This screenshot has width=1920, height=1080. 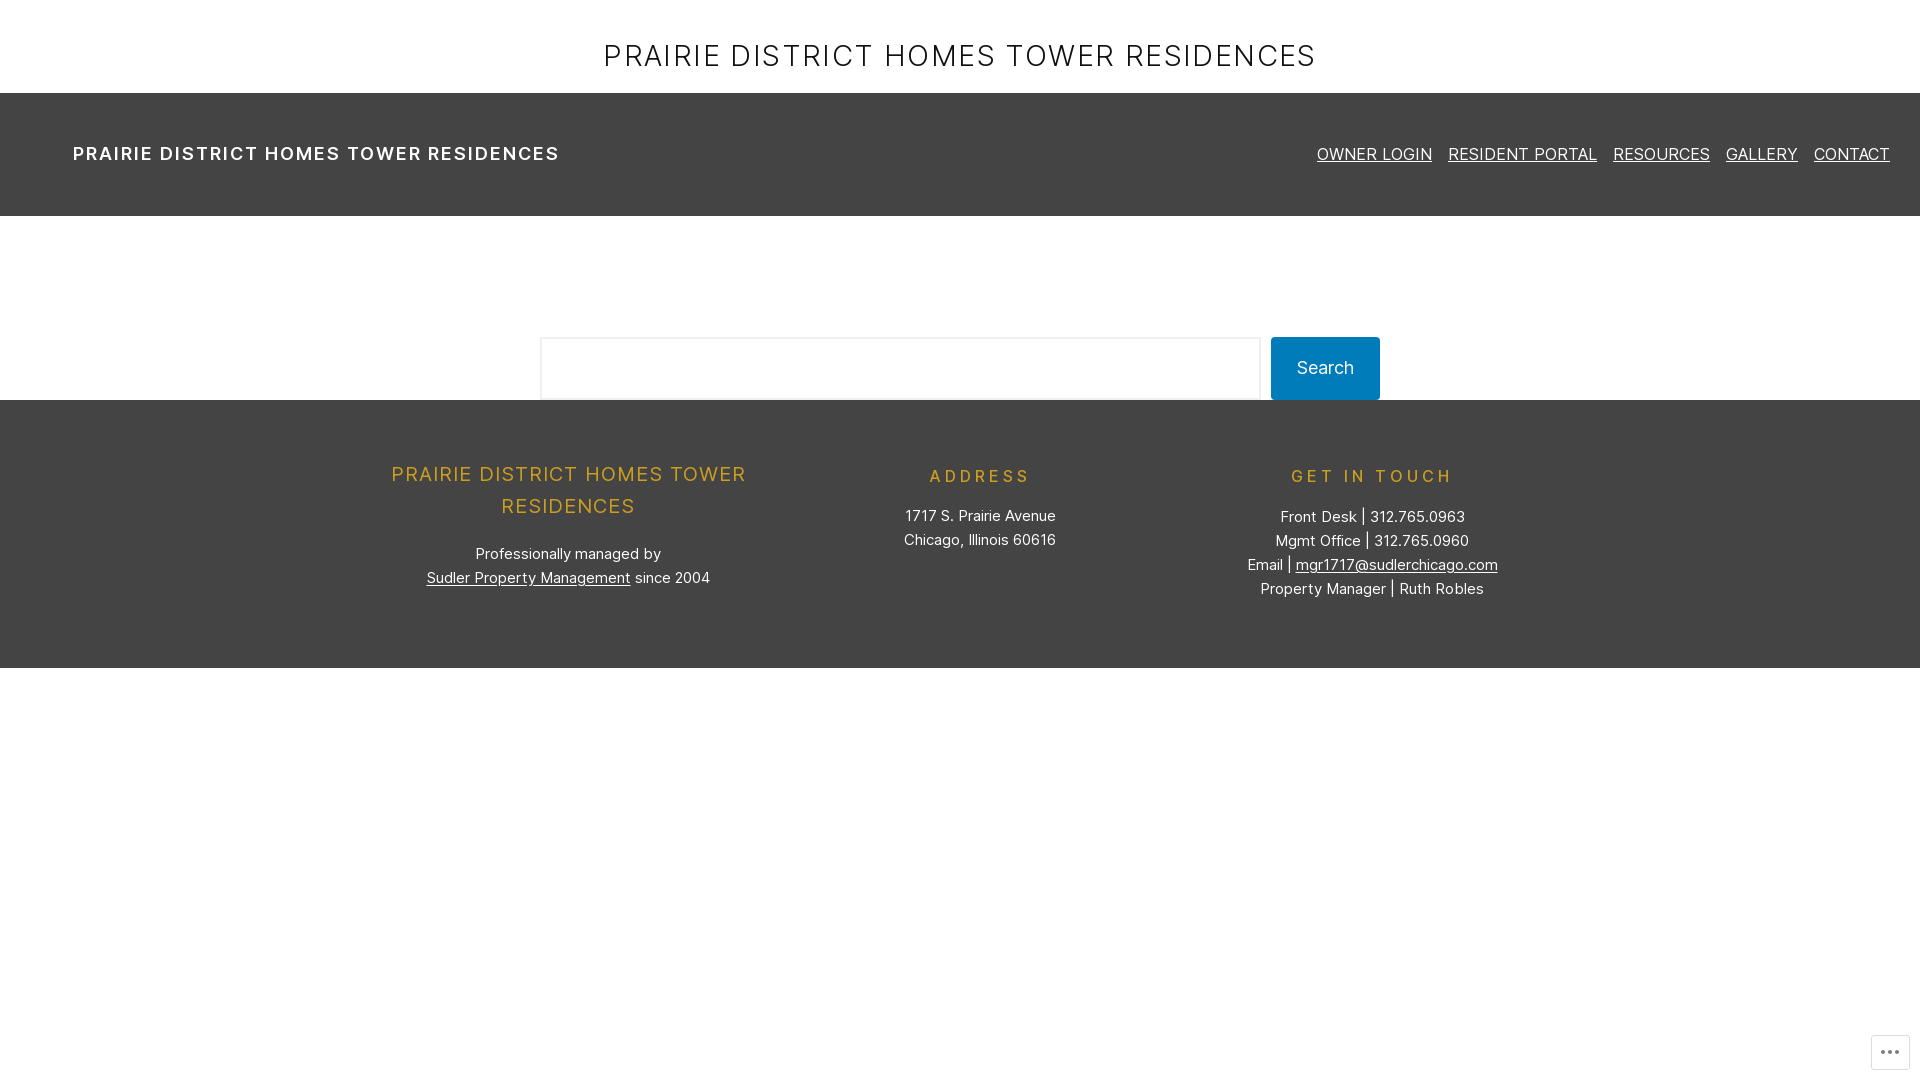 What do you see at coordinates (1521, 153) in the screenshot?
I see `'RESIDENT PORTAL'` at bounding box center [1521, 153].